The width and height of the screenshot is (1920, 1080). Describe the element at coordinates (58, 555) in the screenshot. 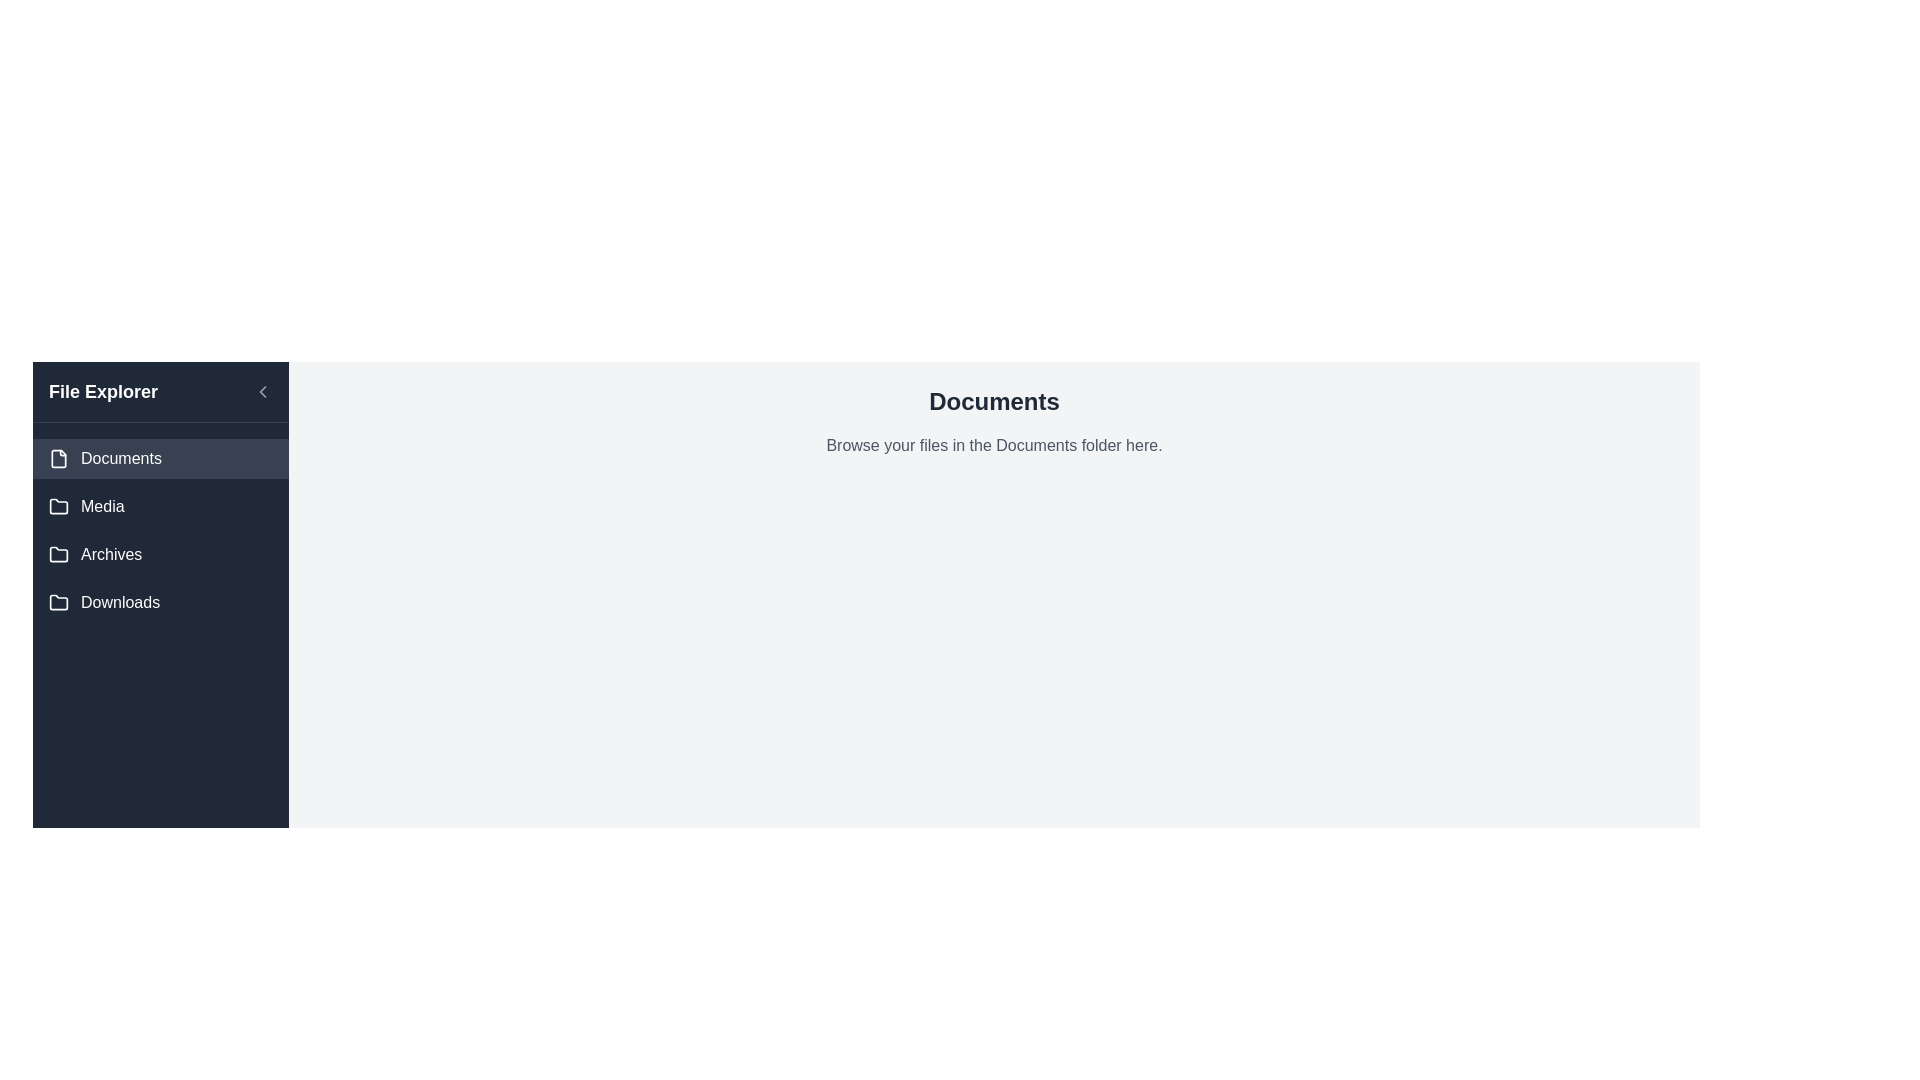

I see `the 'Archives' folder icon located in the 'File Explorer' sidebar, adjacent to the 'Archives' label` at that location.